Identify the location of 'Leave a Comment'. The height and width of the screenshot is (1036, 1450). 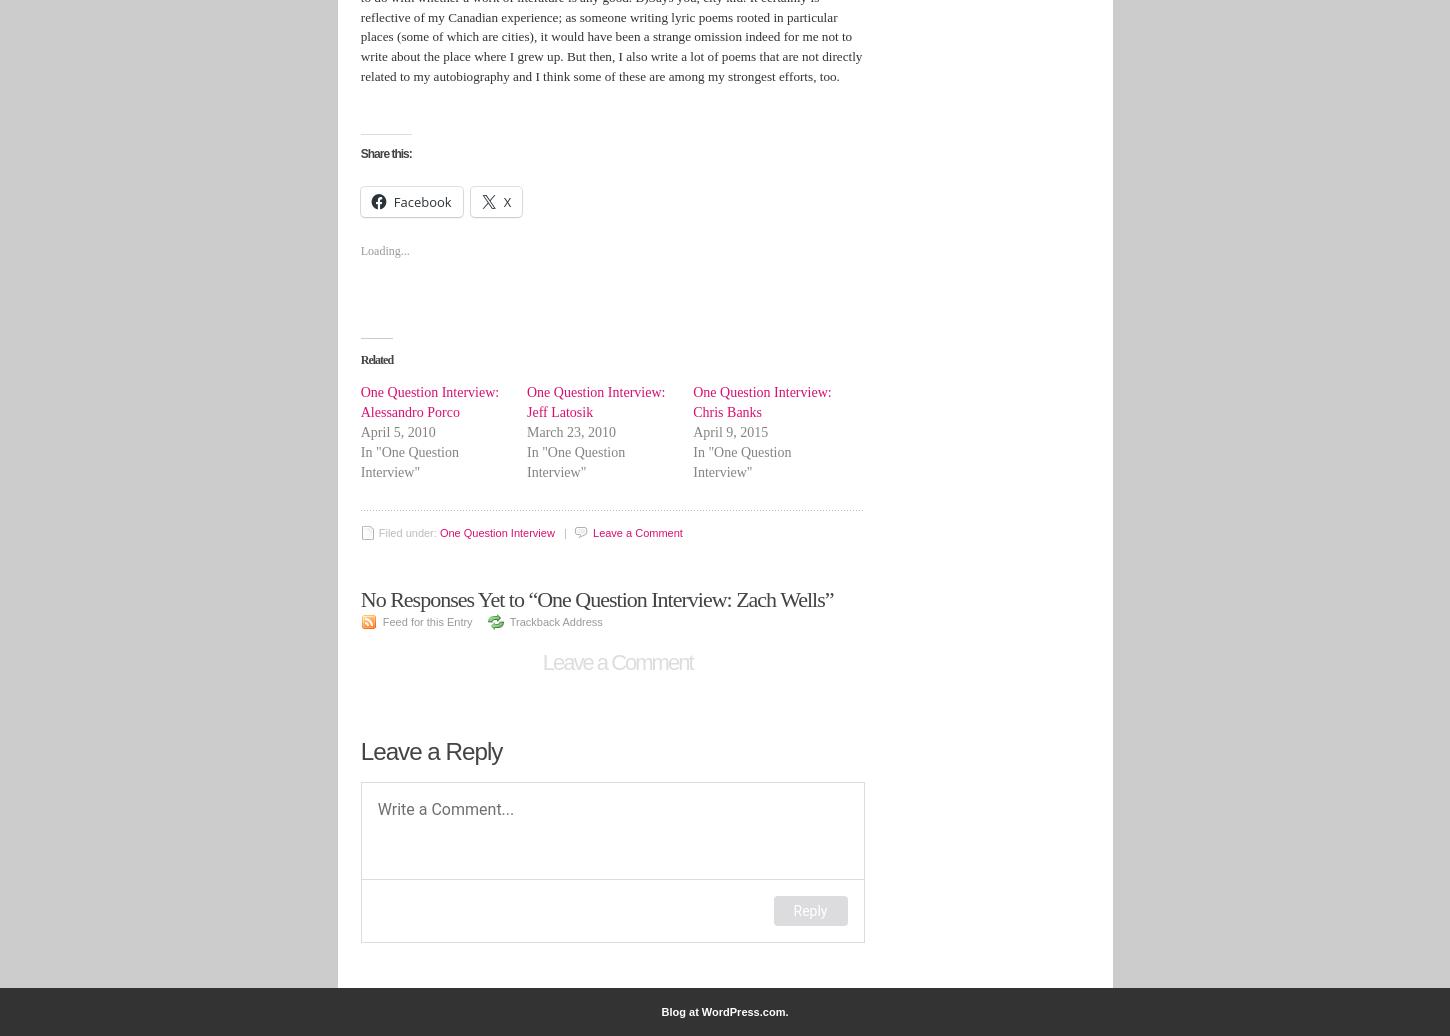
(615, 661).